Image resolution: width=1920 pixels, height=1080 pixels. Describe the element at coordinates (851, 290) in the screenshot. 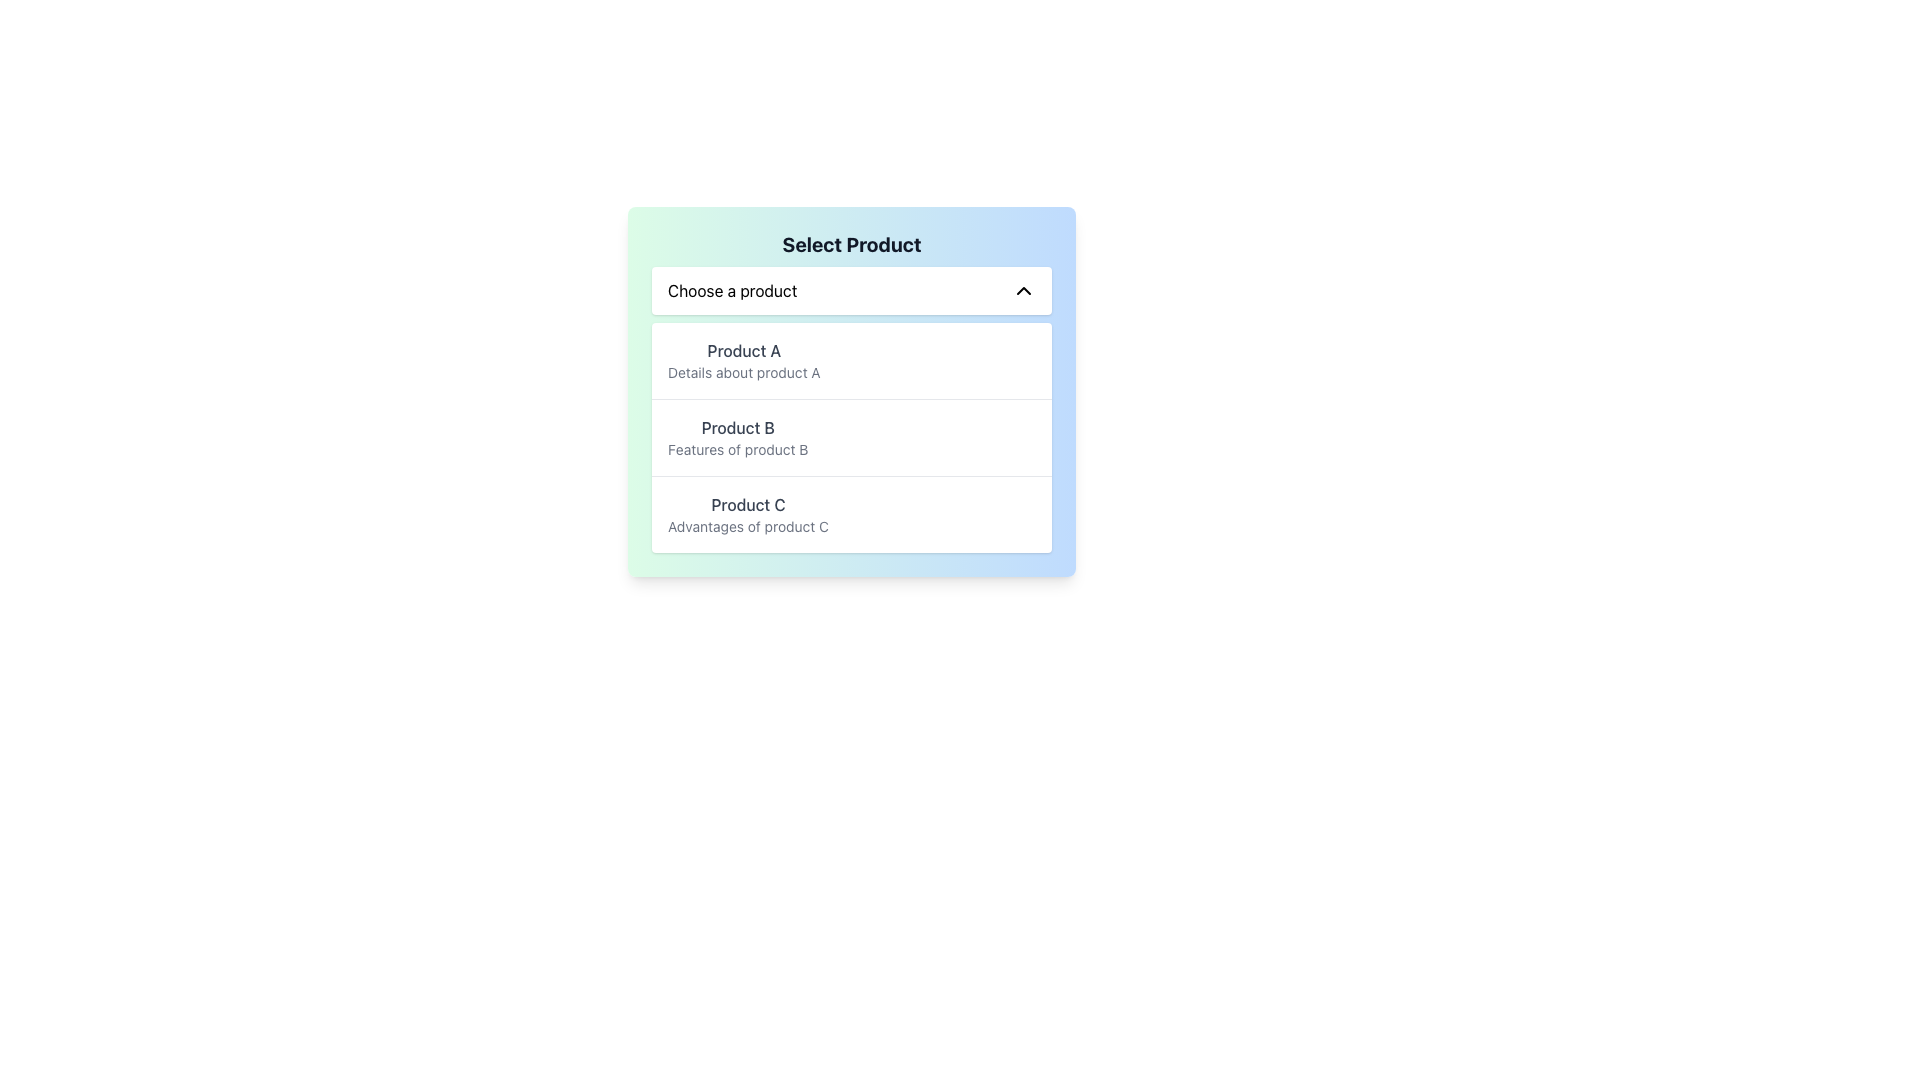

I see `the Dropdown Menu Trigger located below the title 'Select Product'` at that location.